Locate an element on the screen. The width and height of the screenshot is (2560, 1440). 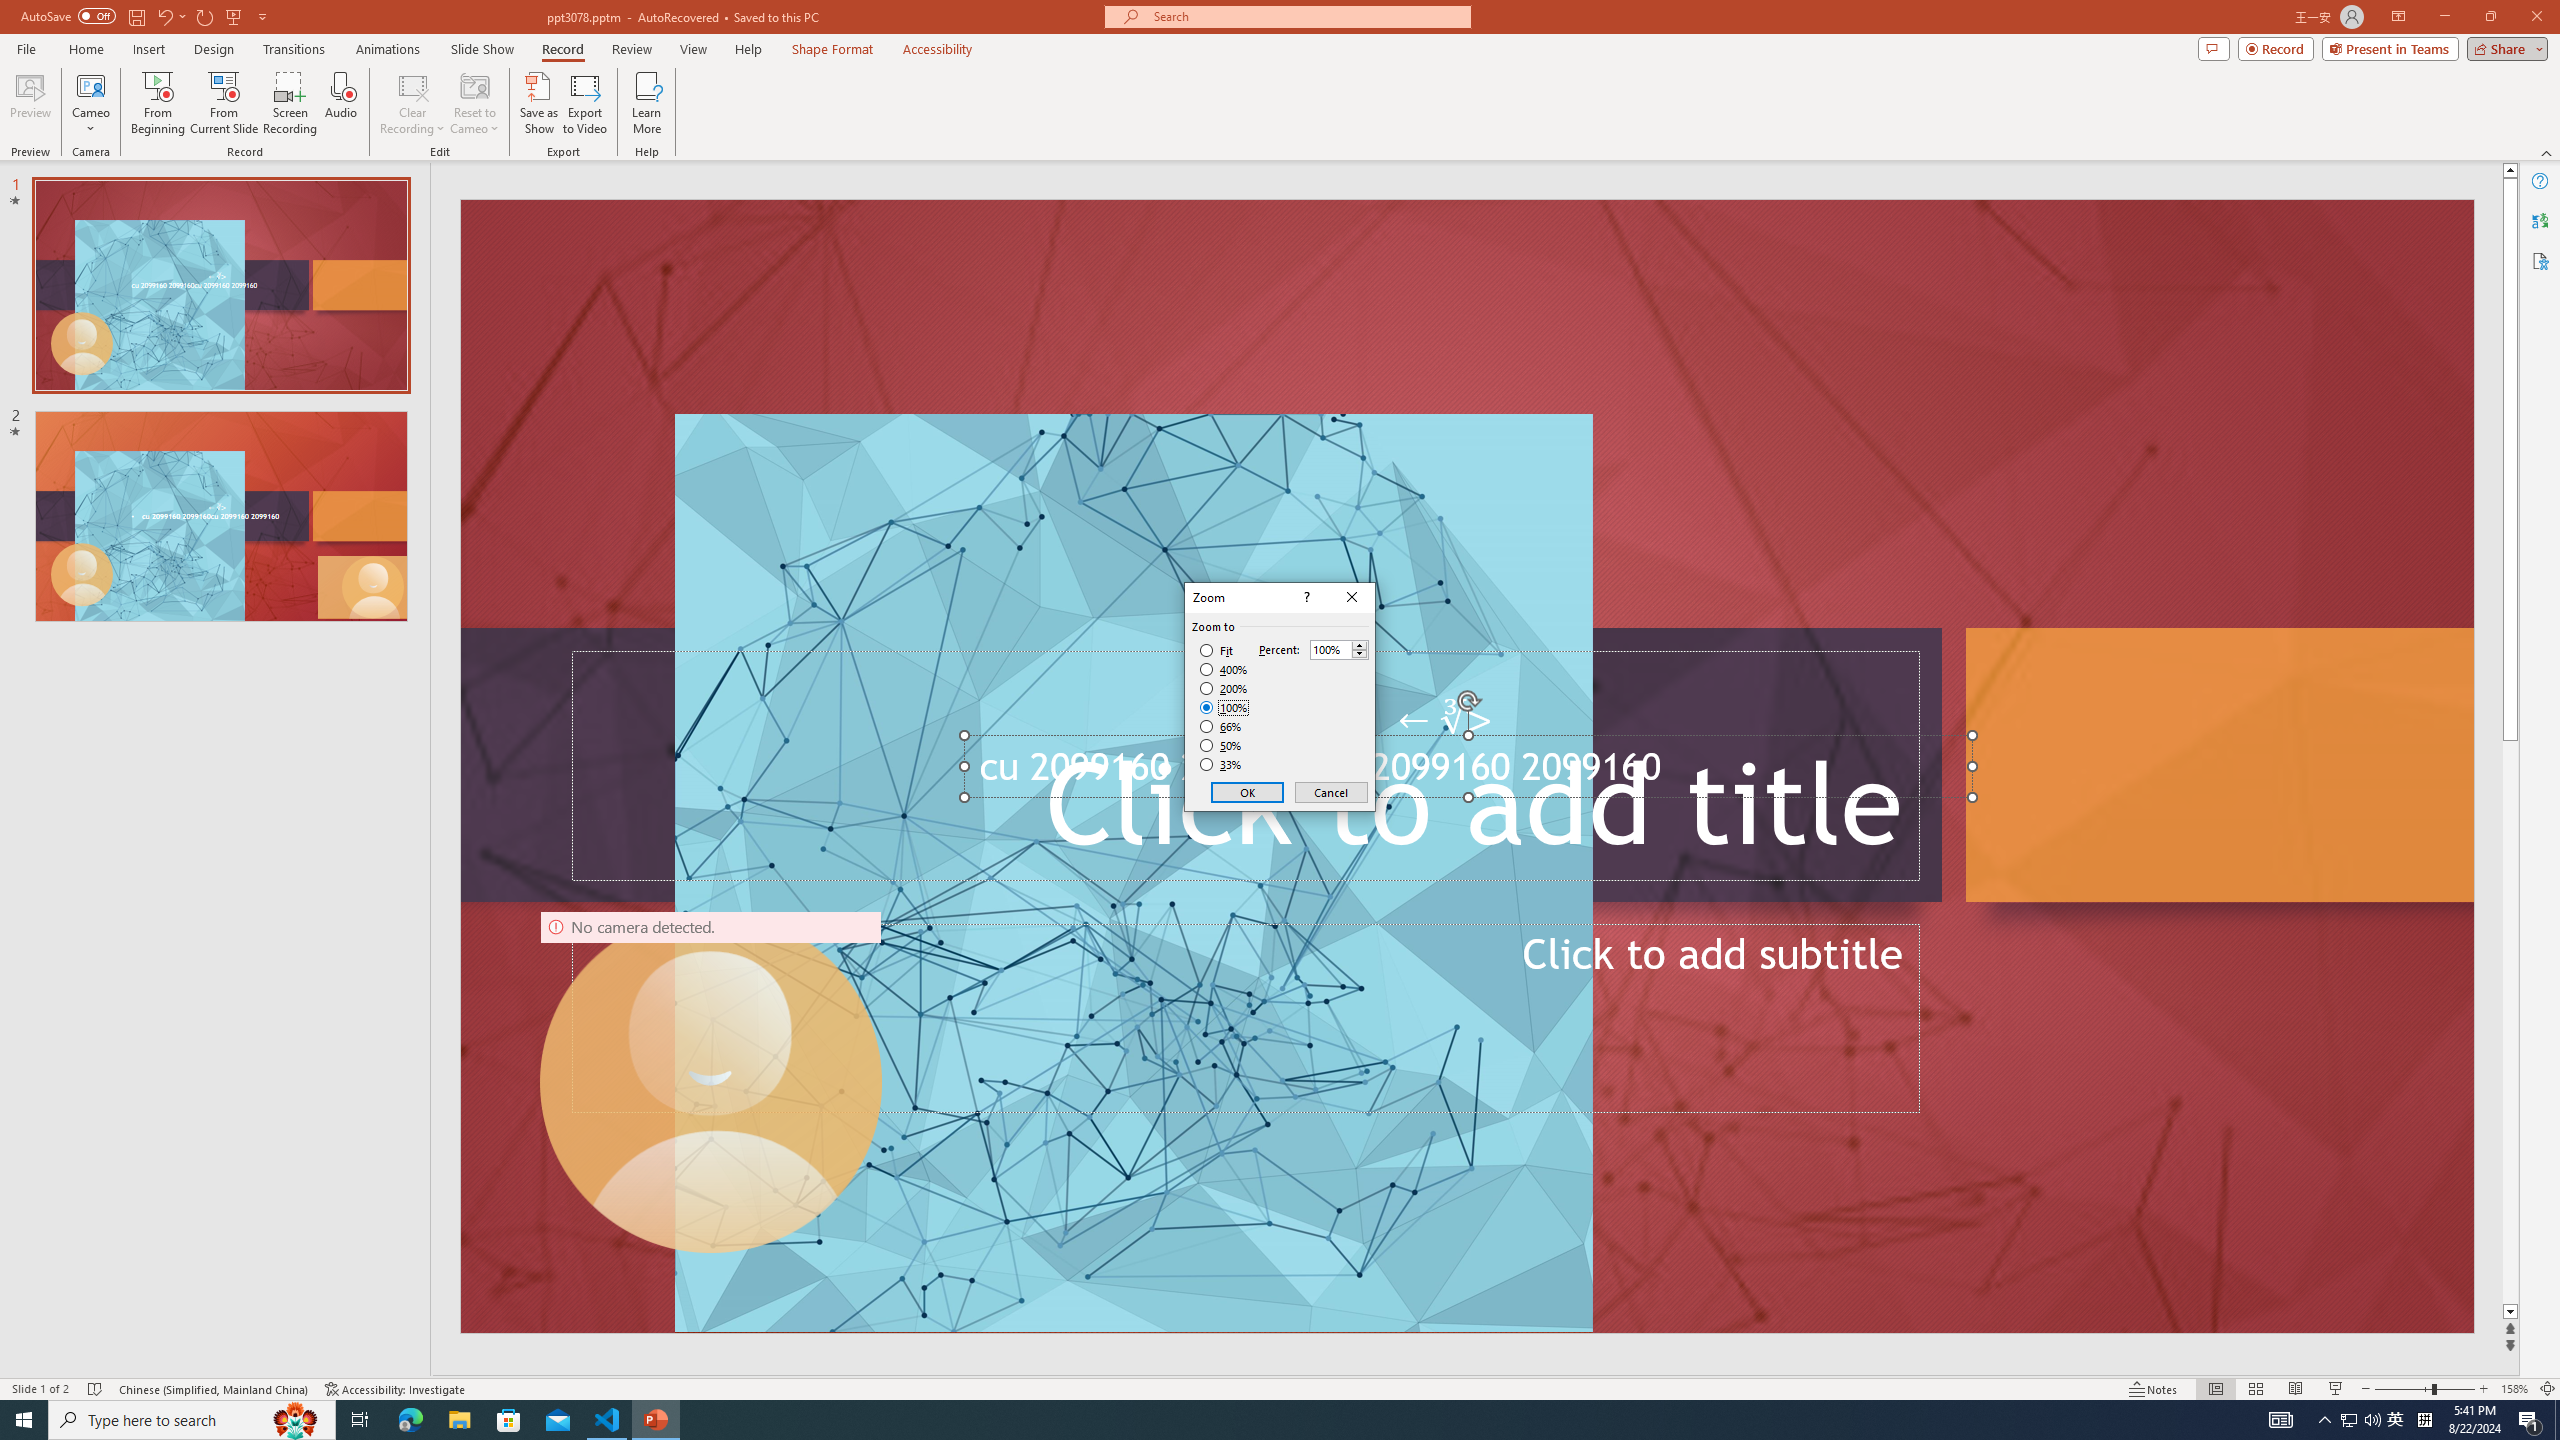
'100%' is located at coordinates (1223, 706).